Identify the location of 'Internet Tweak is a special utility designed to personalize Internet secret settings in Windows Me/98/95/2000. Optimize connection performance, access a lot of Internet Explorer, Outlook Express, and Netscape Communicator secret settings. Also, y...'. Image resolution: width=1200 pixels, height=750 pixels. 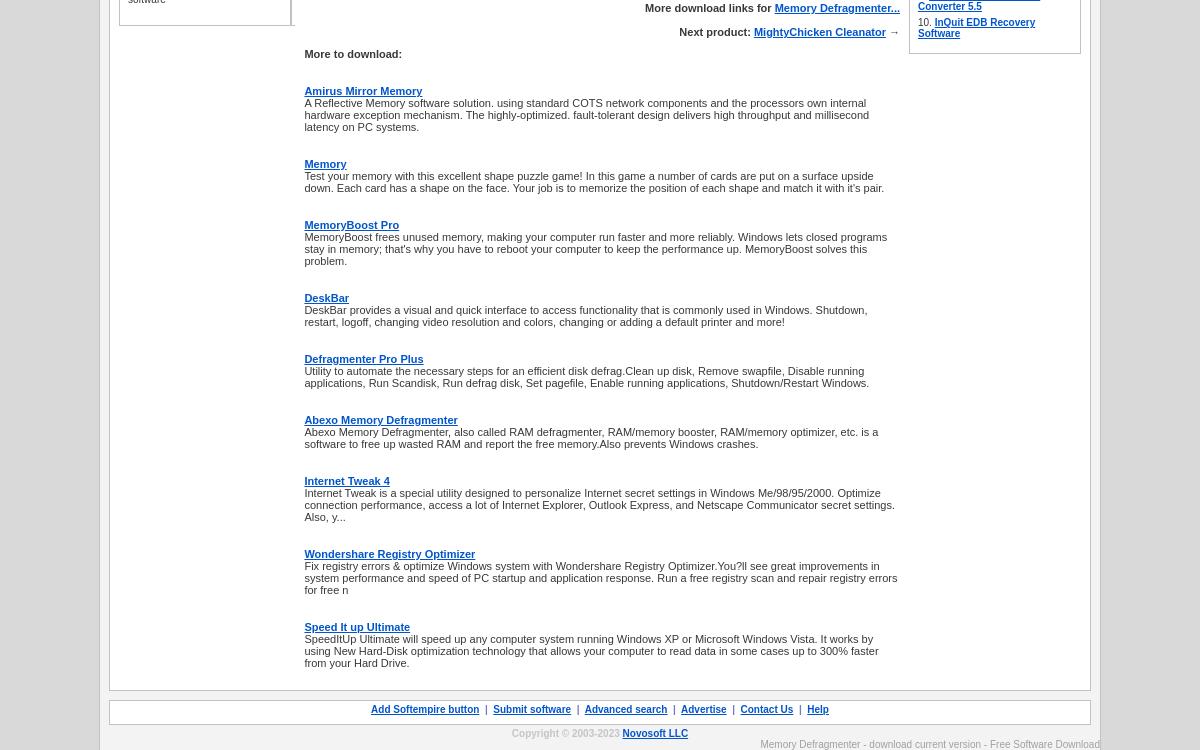
(598, 504).